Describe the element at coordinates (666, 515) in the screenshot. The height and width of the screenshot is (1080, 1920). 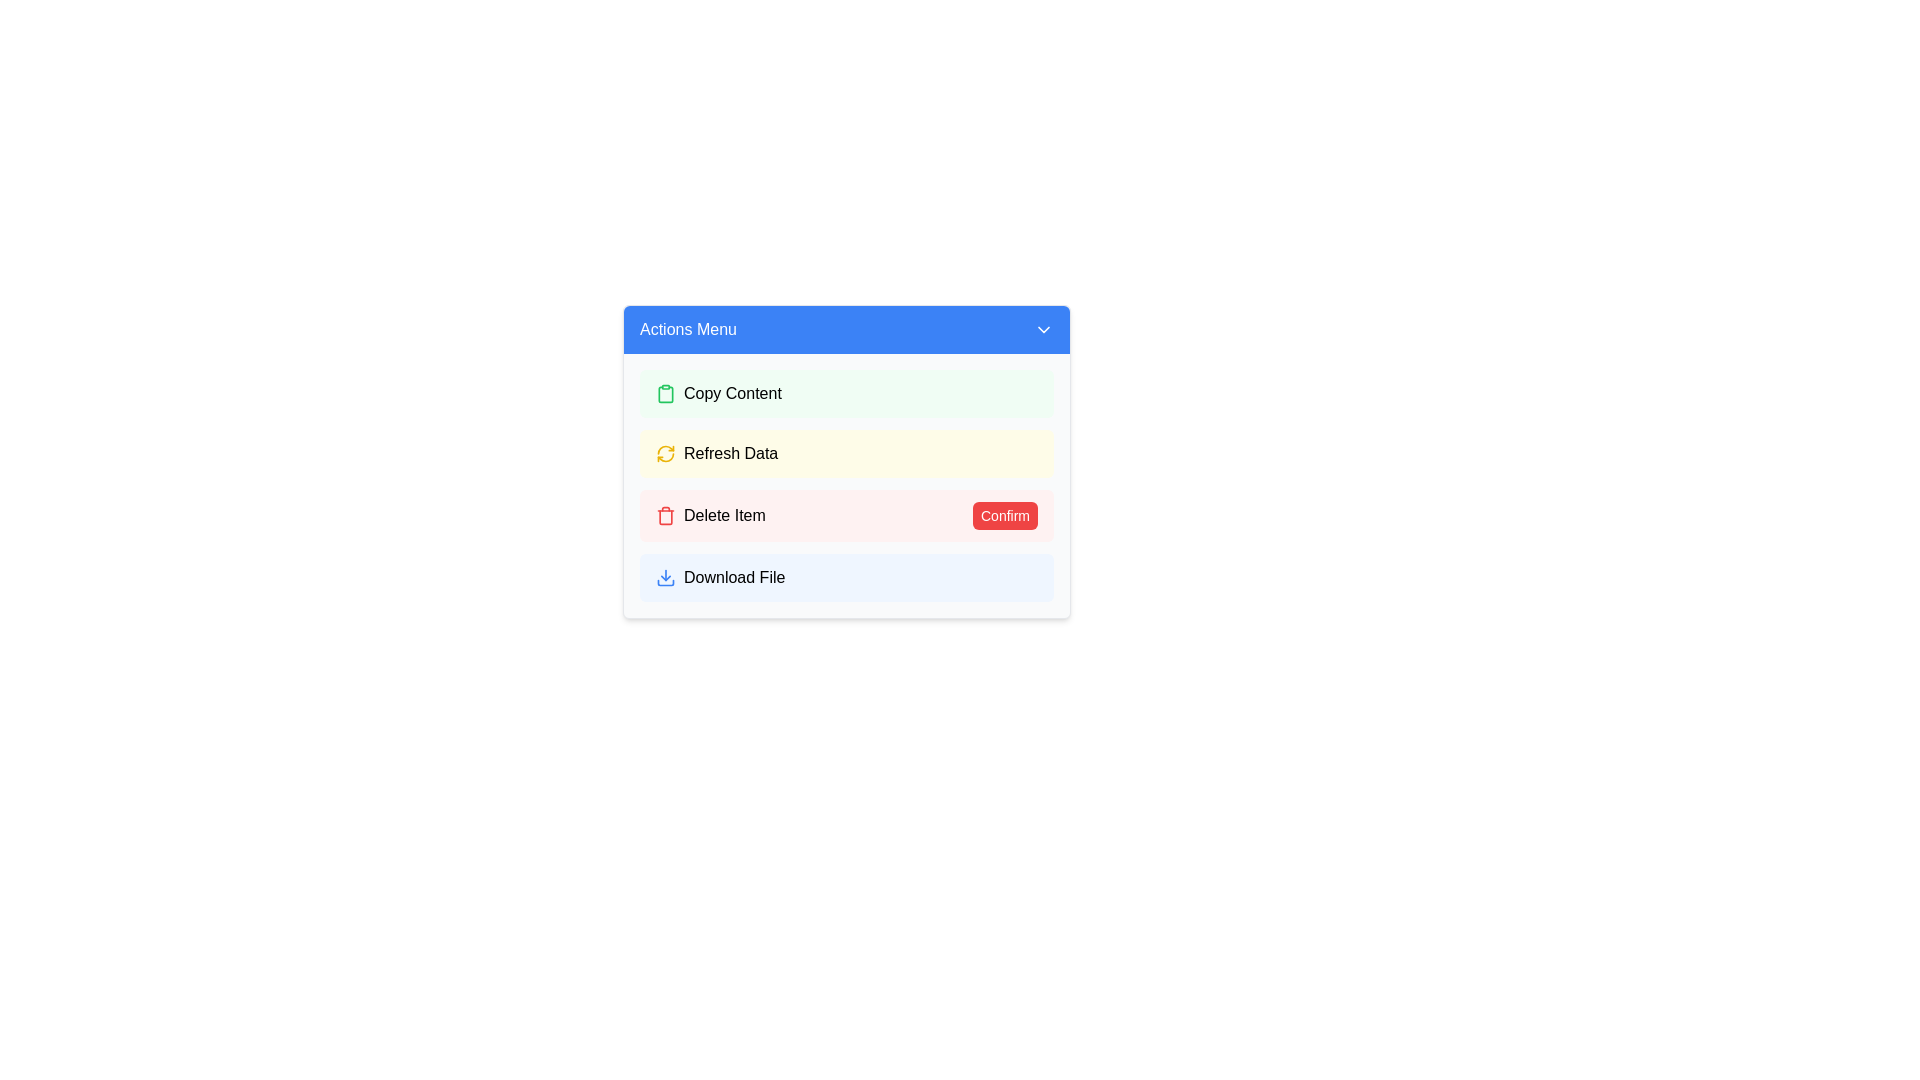
I see `the 'Delete Item' icon located in the third row of the dropdown menu, which has a light red background and is positioned to the left of the 'Delete Item' text` at that location.